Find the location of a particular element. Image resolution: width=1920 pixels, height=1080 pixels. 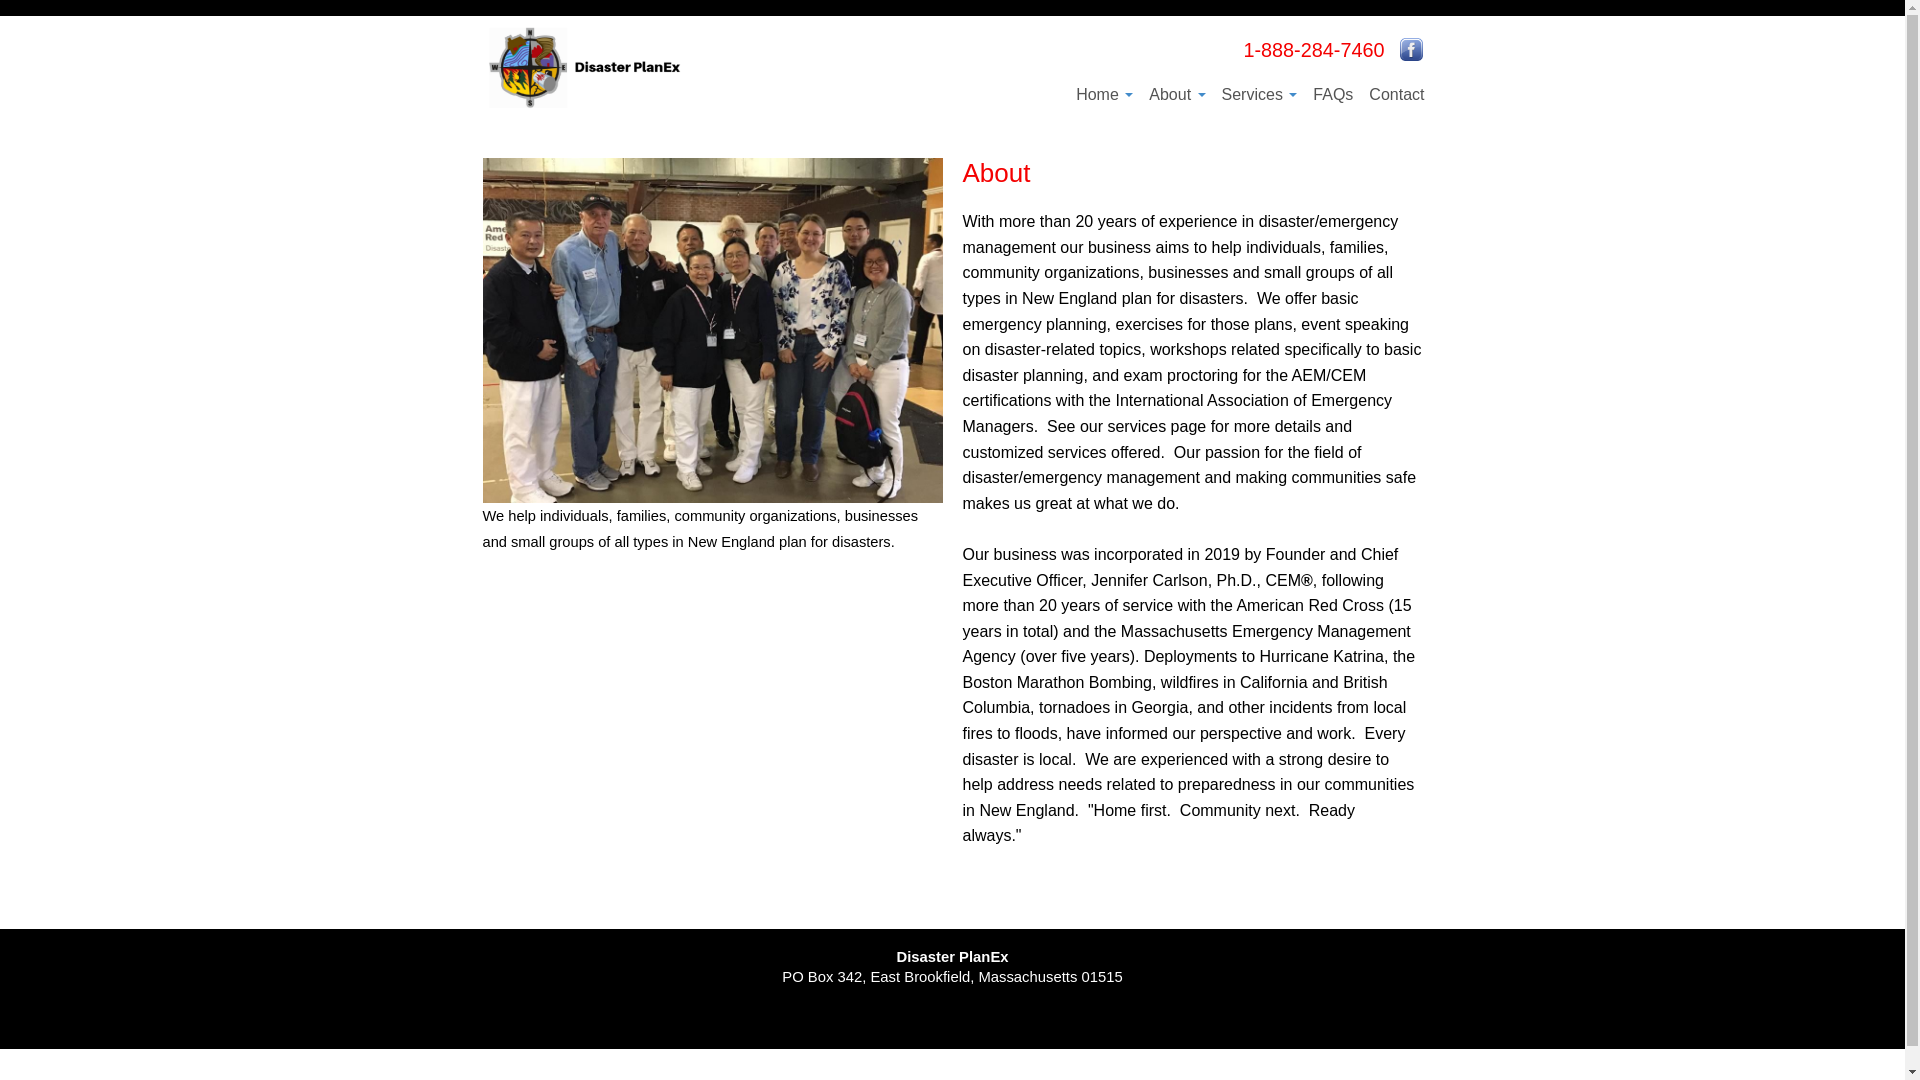

'1-888-284-7460' is located at coordinates (1313, 49).